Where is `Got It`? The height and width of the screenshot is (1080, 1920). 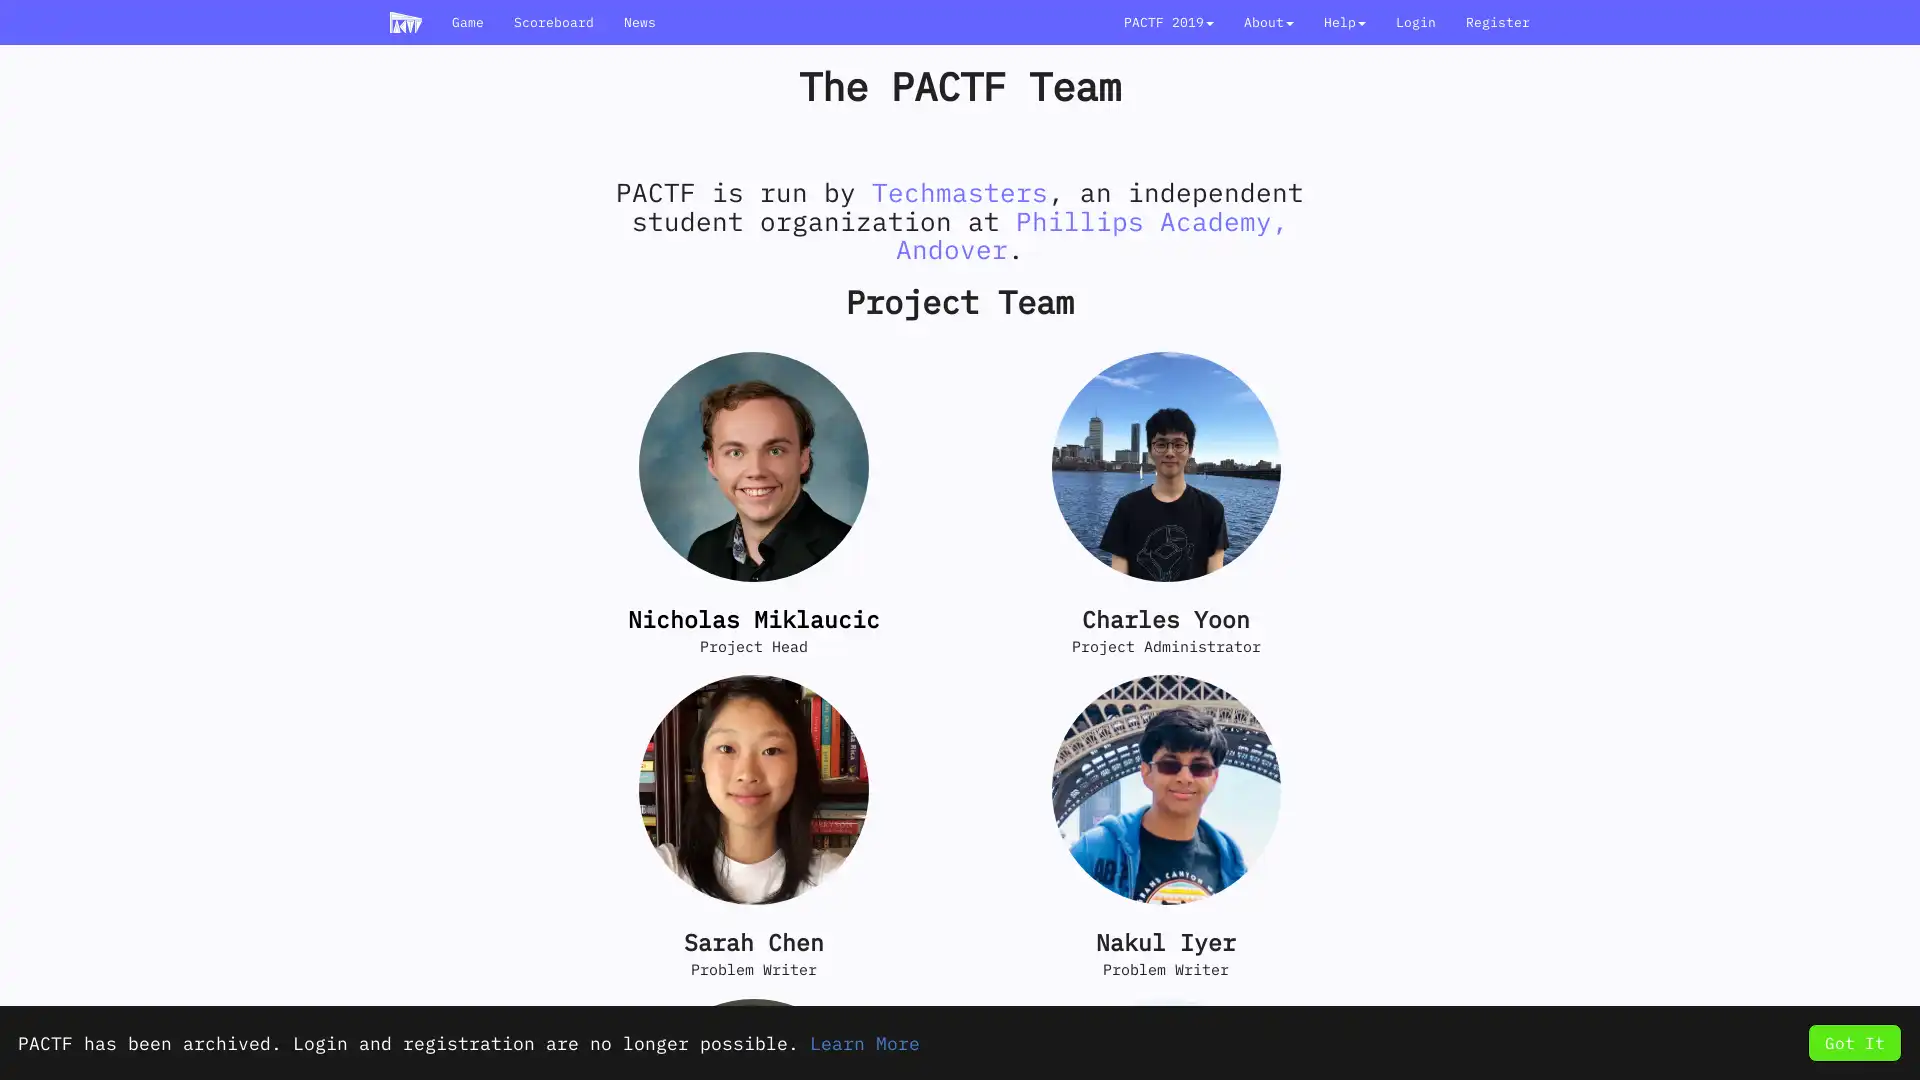 Got It is located at coordinates (1853, 1041).